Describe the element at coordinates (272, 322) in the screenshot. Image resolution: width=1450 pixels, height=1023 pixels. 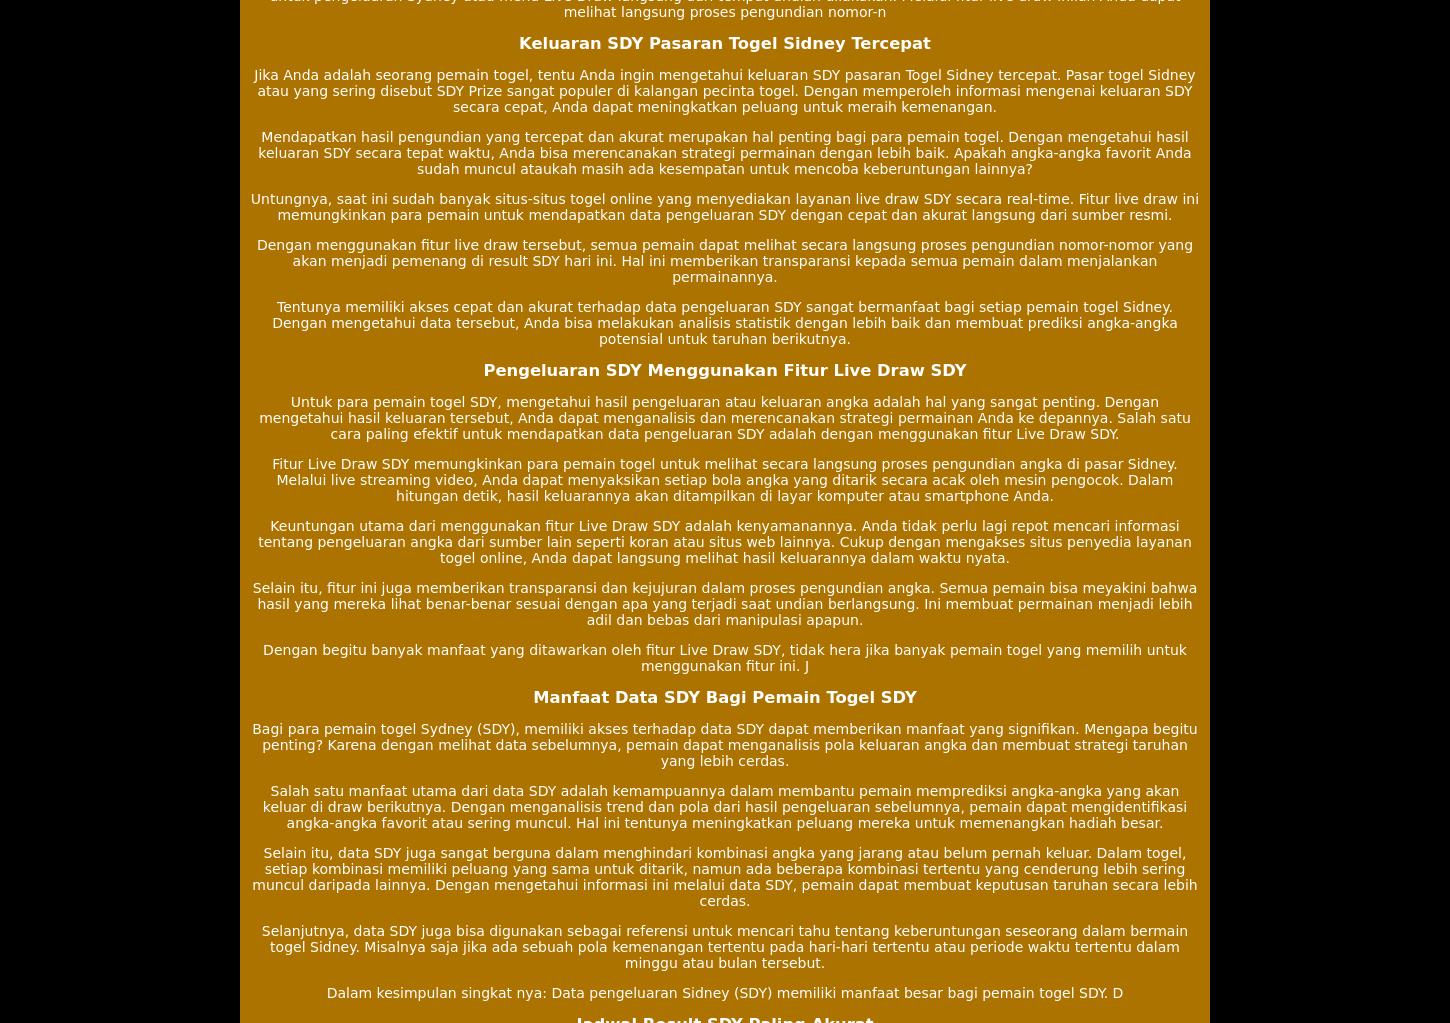
I see `'Tentunya memiliki akses cepat dan akurat terhadap data pengeluaran SDY sangat bermanfaat bagi setiap pemain togel Sidney. Dengan mengetahui data tersebut, Anda bisa melakukan analisis statistik dengan lebih baik dan membuat prediksi angka-angka potensial untuk taruhan berikutnya.'` at that location.